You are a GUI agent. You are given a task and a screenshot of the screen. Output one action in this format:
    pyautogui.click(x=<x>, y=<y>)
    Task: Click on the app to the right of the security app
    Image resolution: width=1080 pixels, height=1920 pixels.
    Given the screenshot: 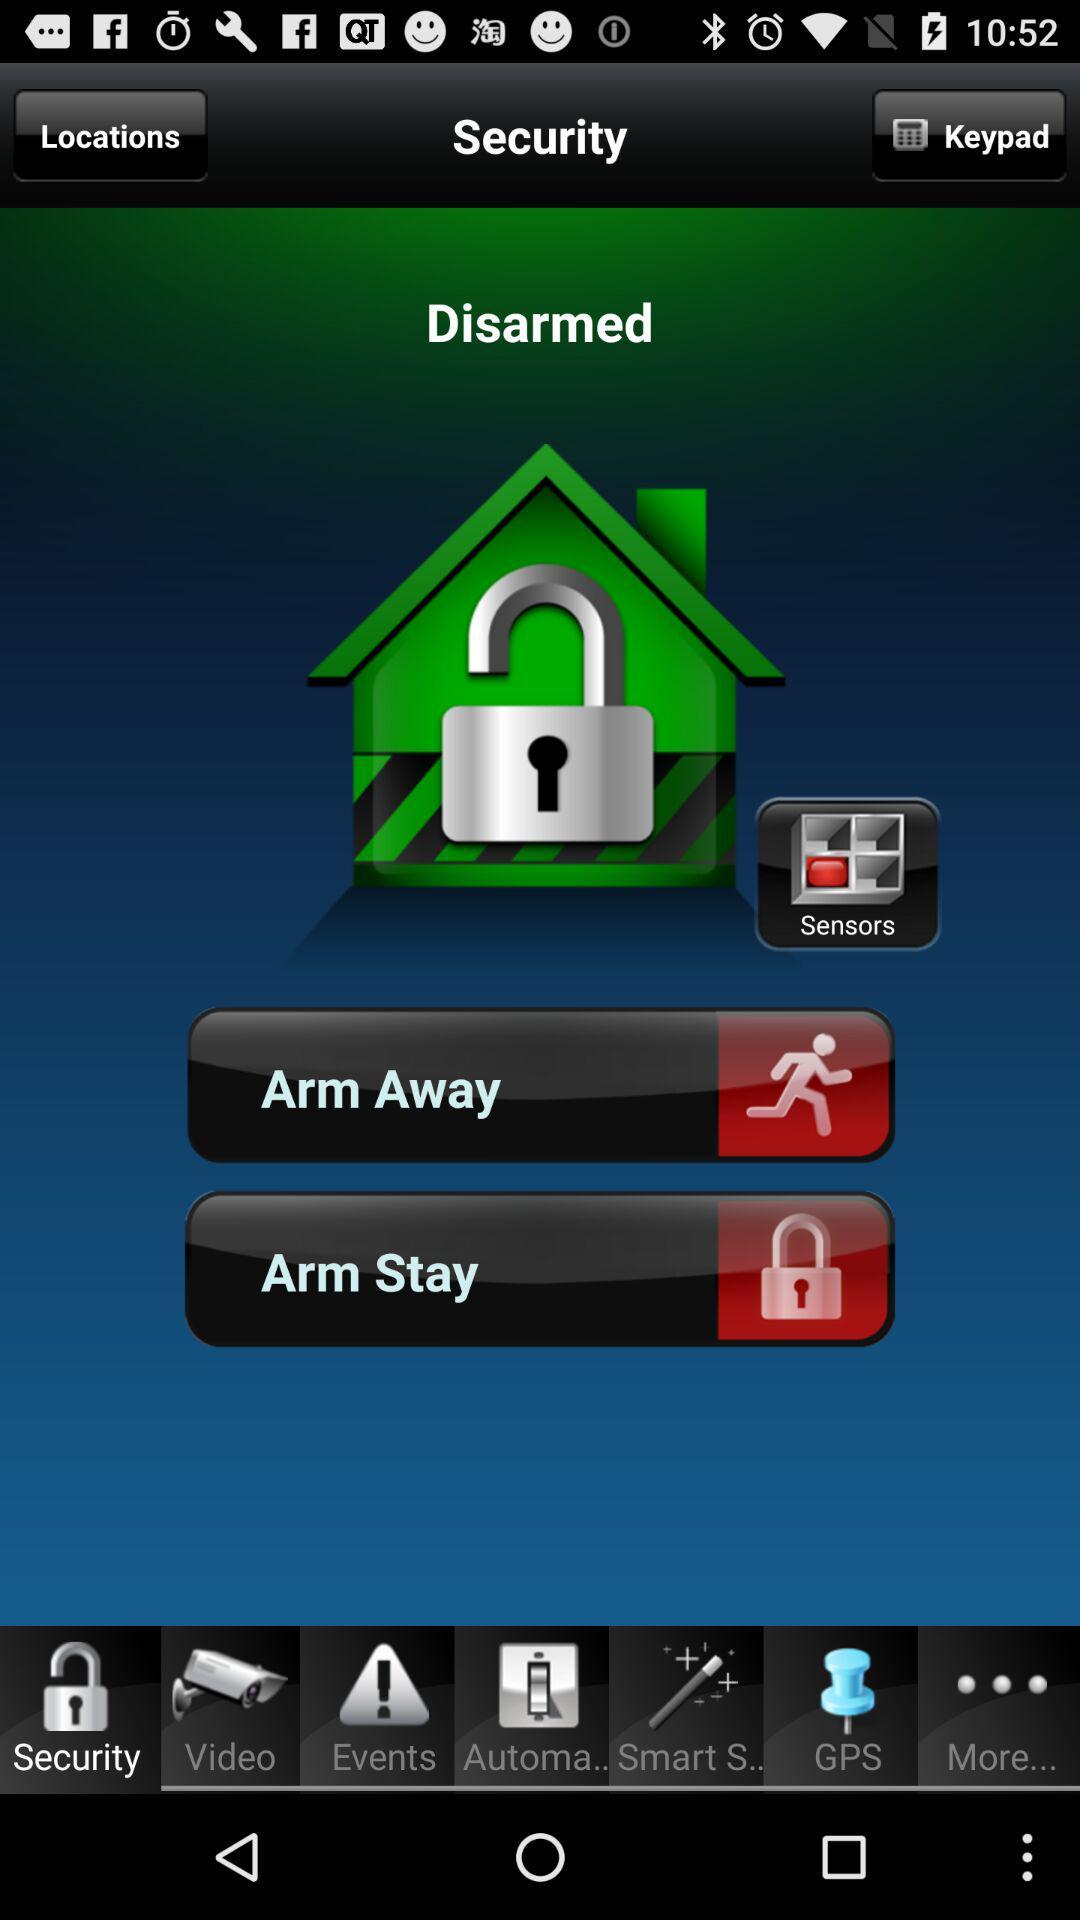 What is the action you would take?
    pyautogui.click(x=968, y=134)
    